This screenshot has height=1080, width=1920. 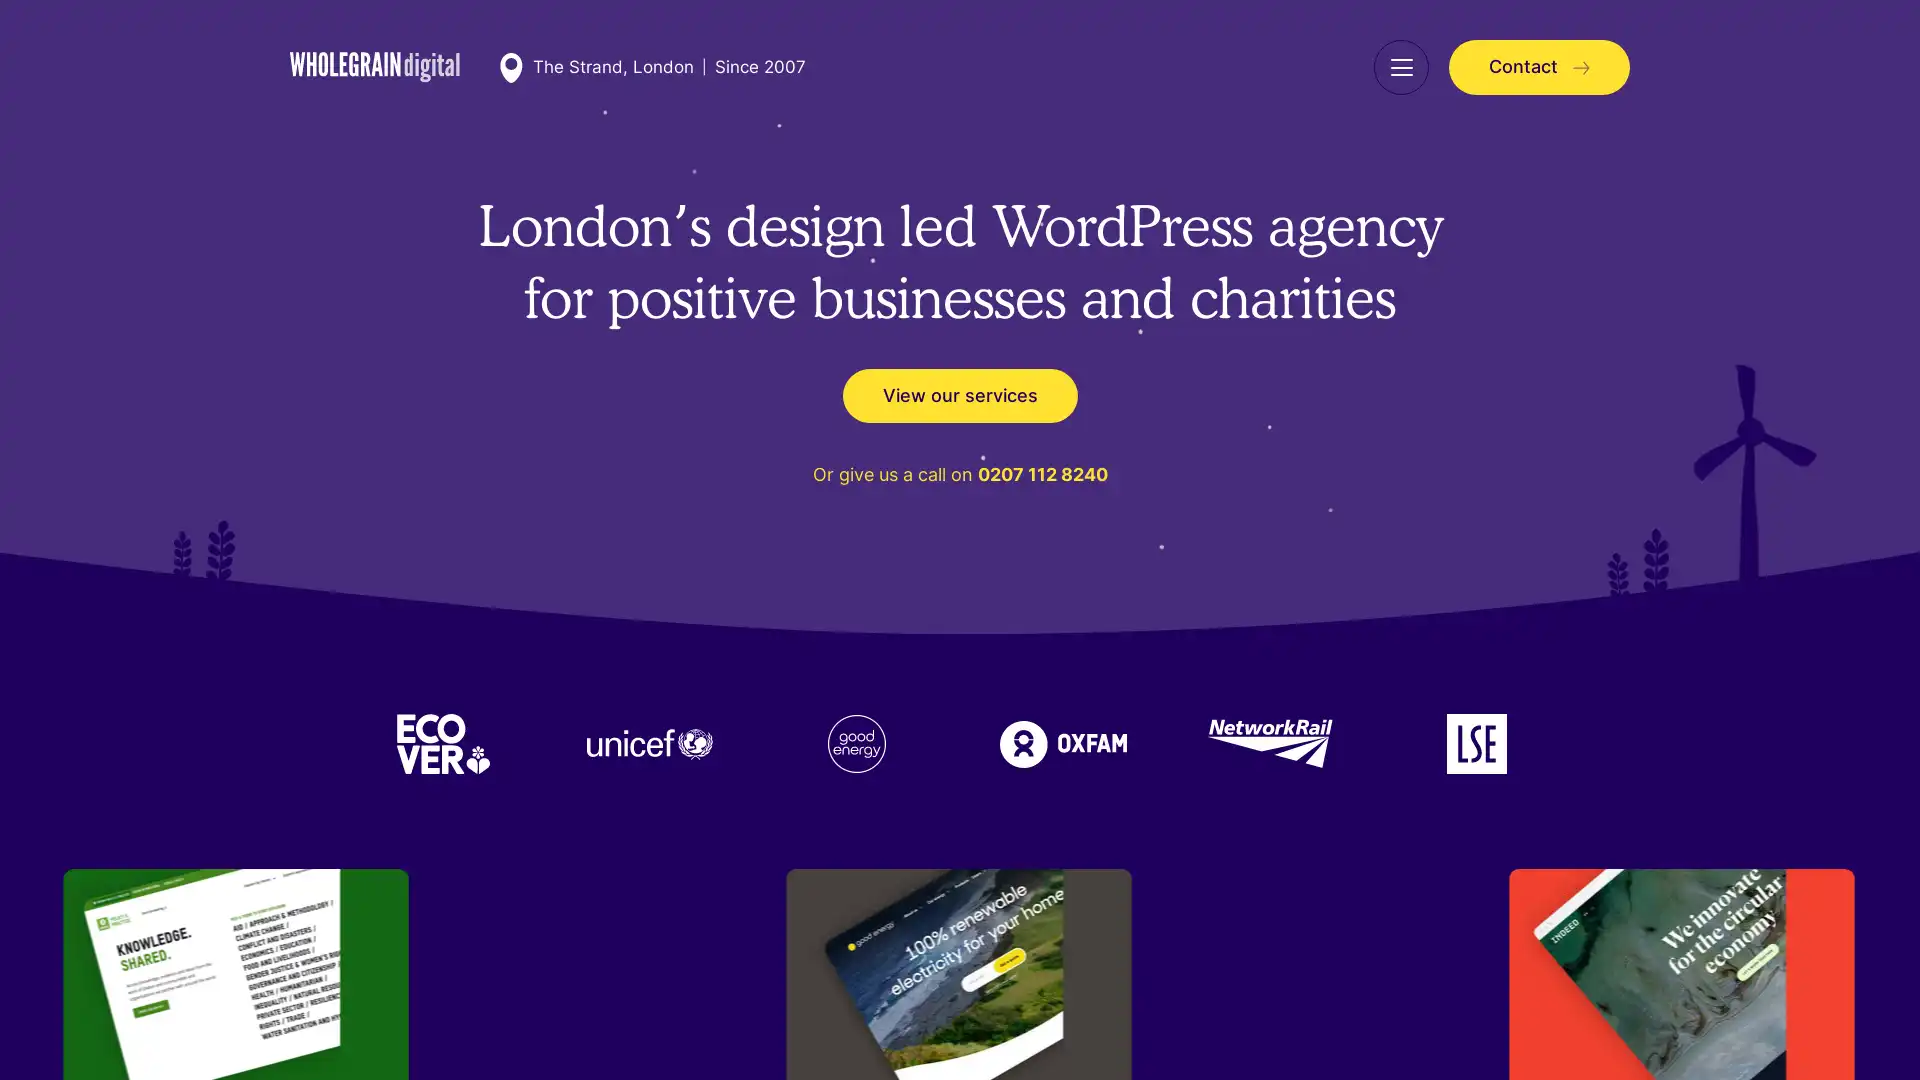 I want to click on Open menu, so click(x=1400, y=66).